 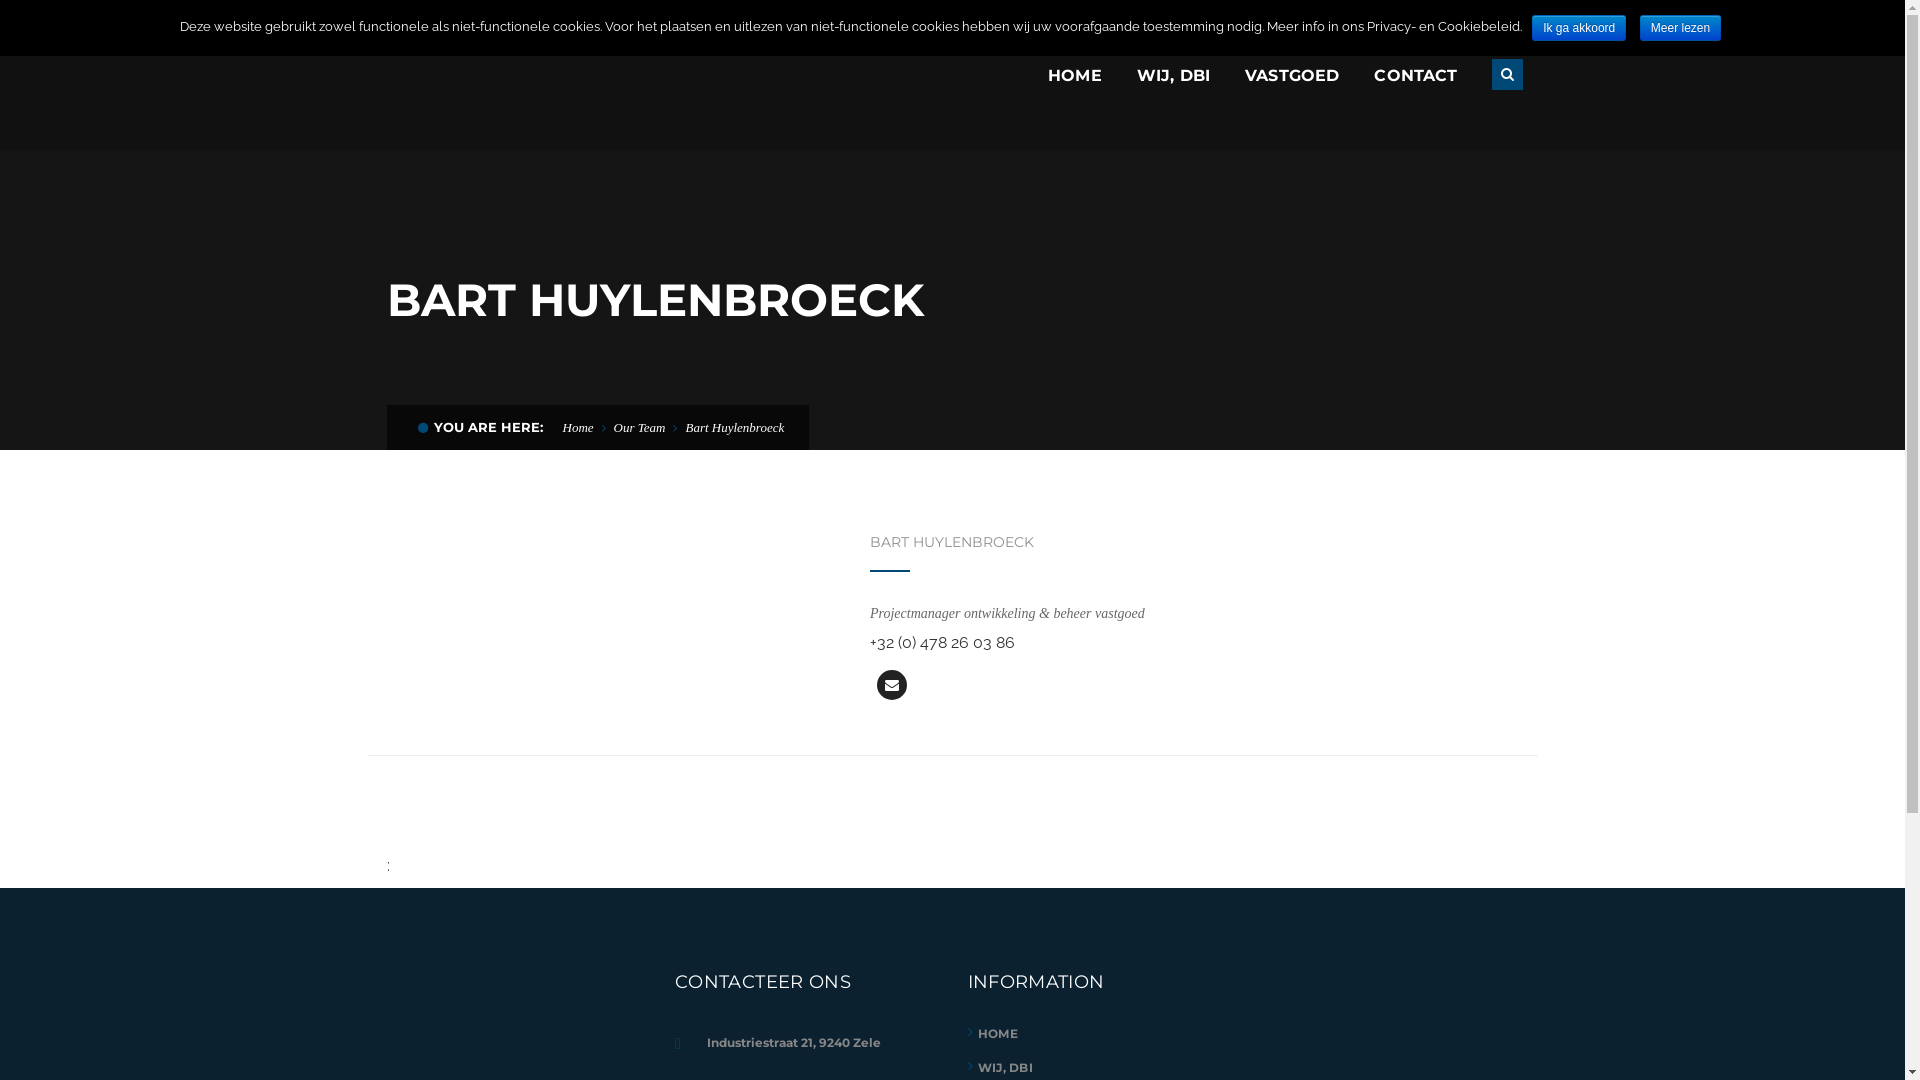 What do you see at coordinates (998, 1033) in the screenshot?
I see `'HOME'` at bounding box center [998, 1033].